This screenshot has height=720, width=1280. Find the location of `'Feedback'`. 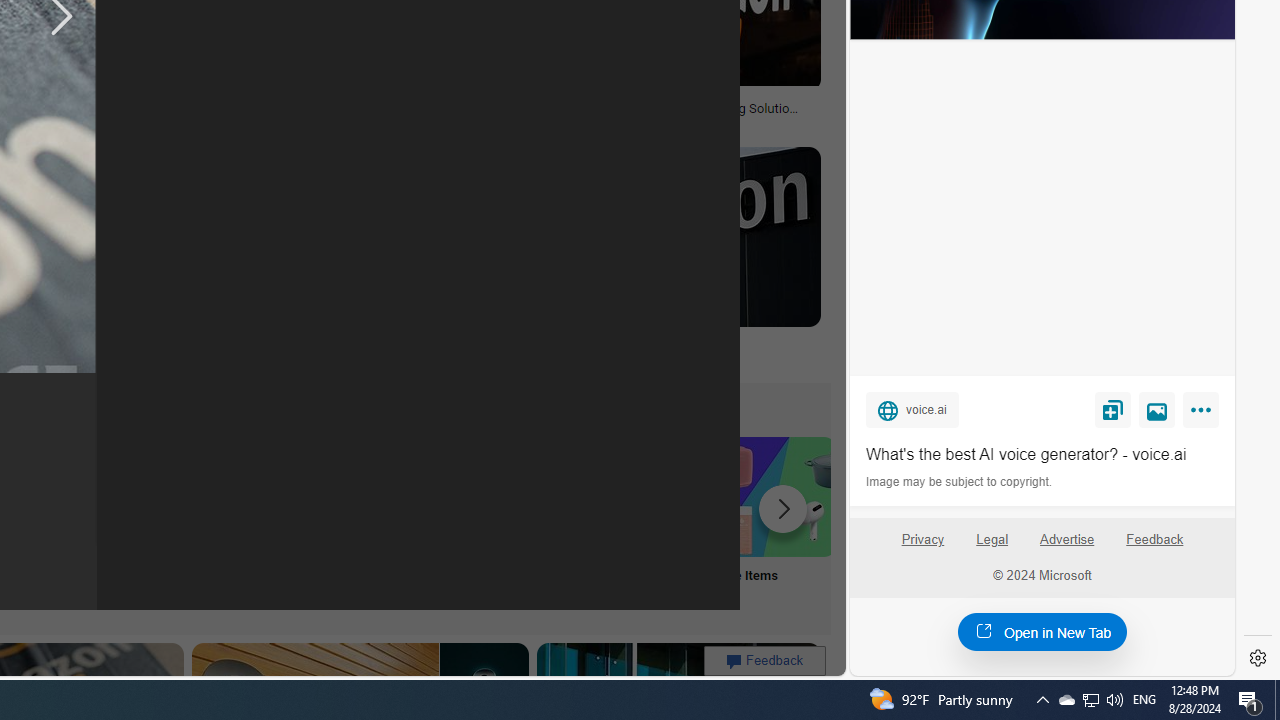

'Feedback' is located at coordinates (1155, 538).